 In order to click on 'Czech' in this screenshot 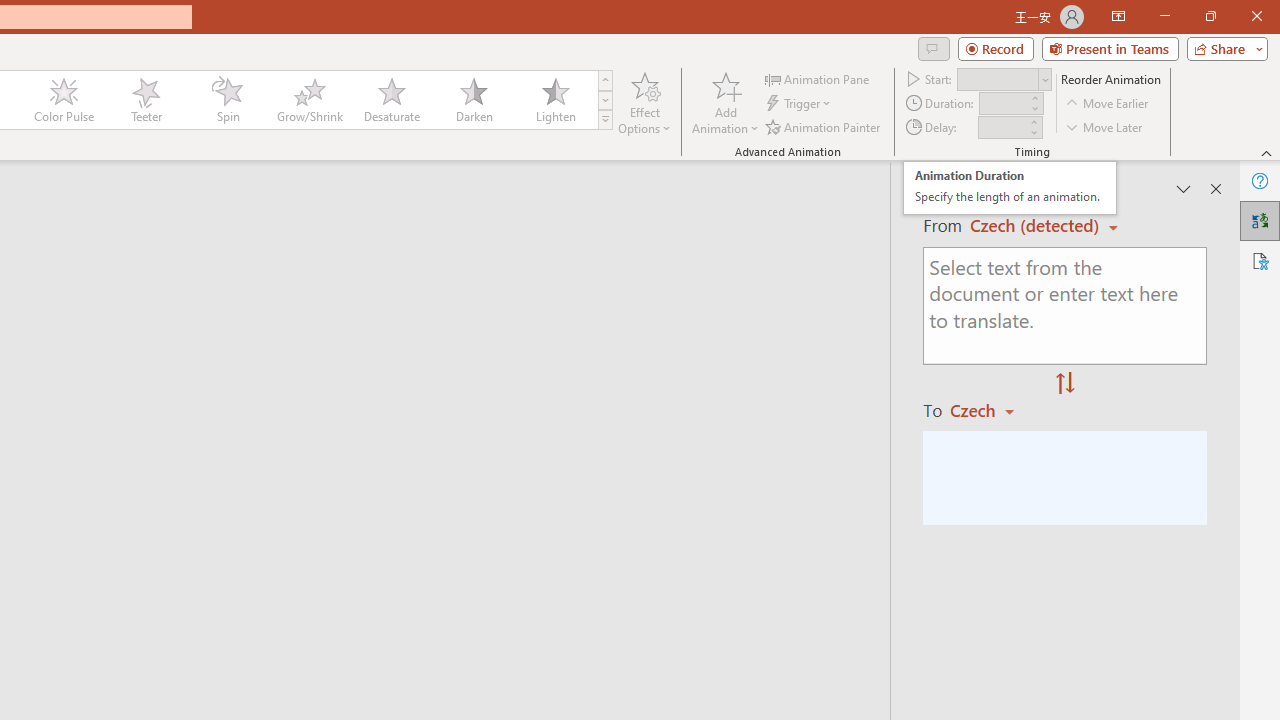, I will do `click(991, 409)`.